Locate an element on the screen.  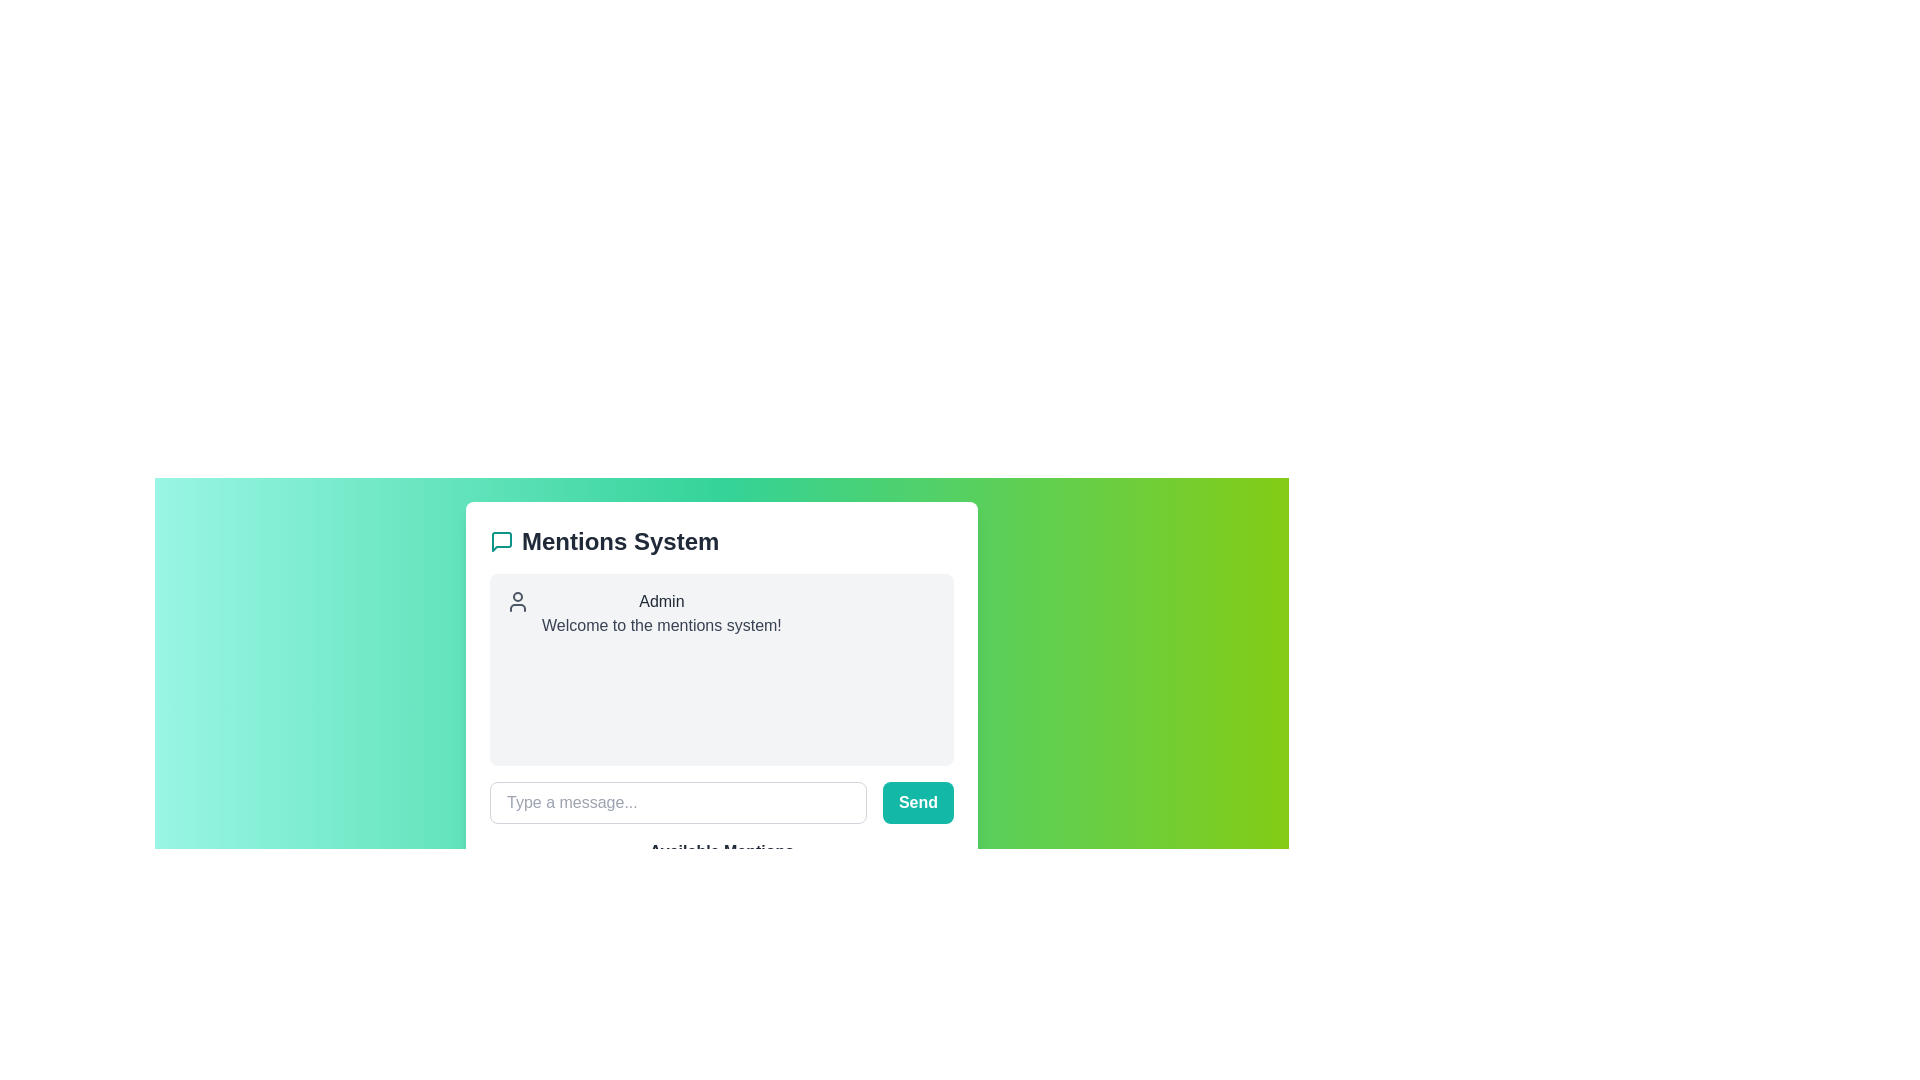
the 'Send' button, which is a rectangular button with rounded corners and a teal background, to send a message is located at coordinates (917, 801).